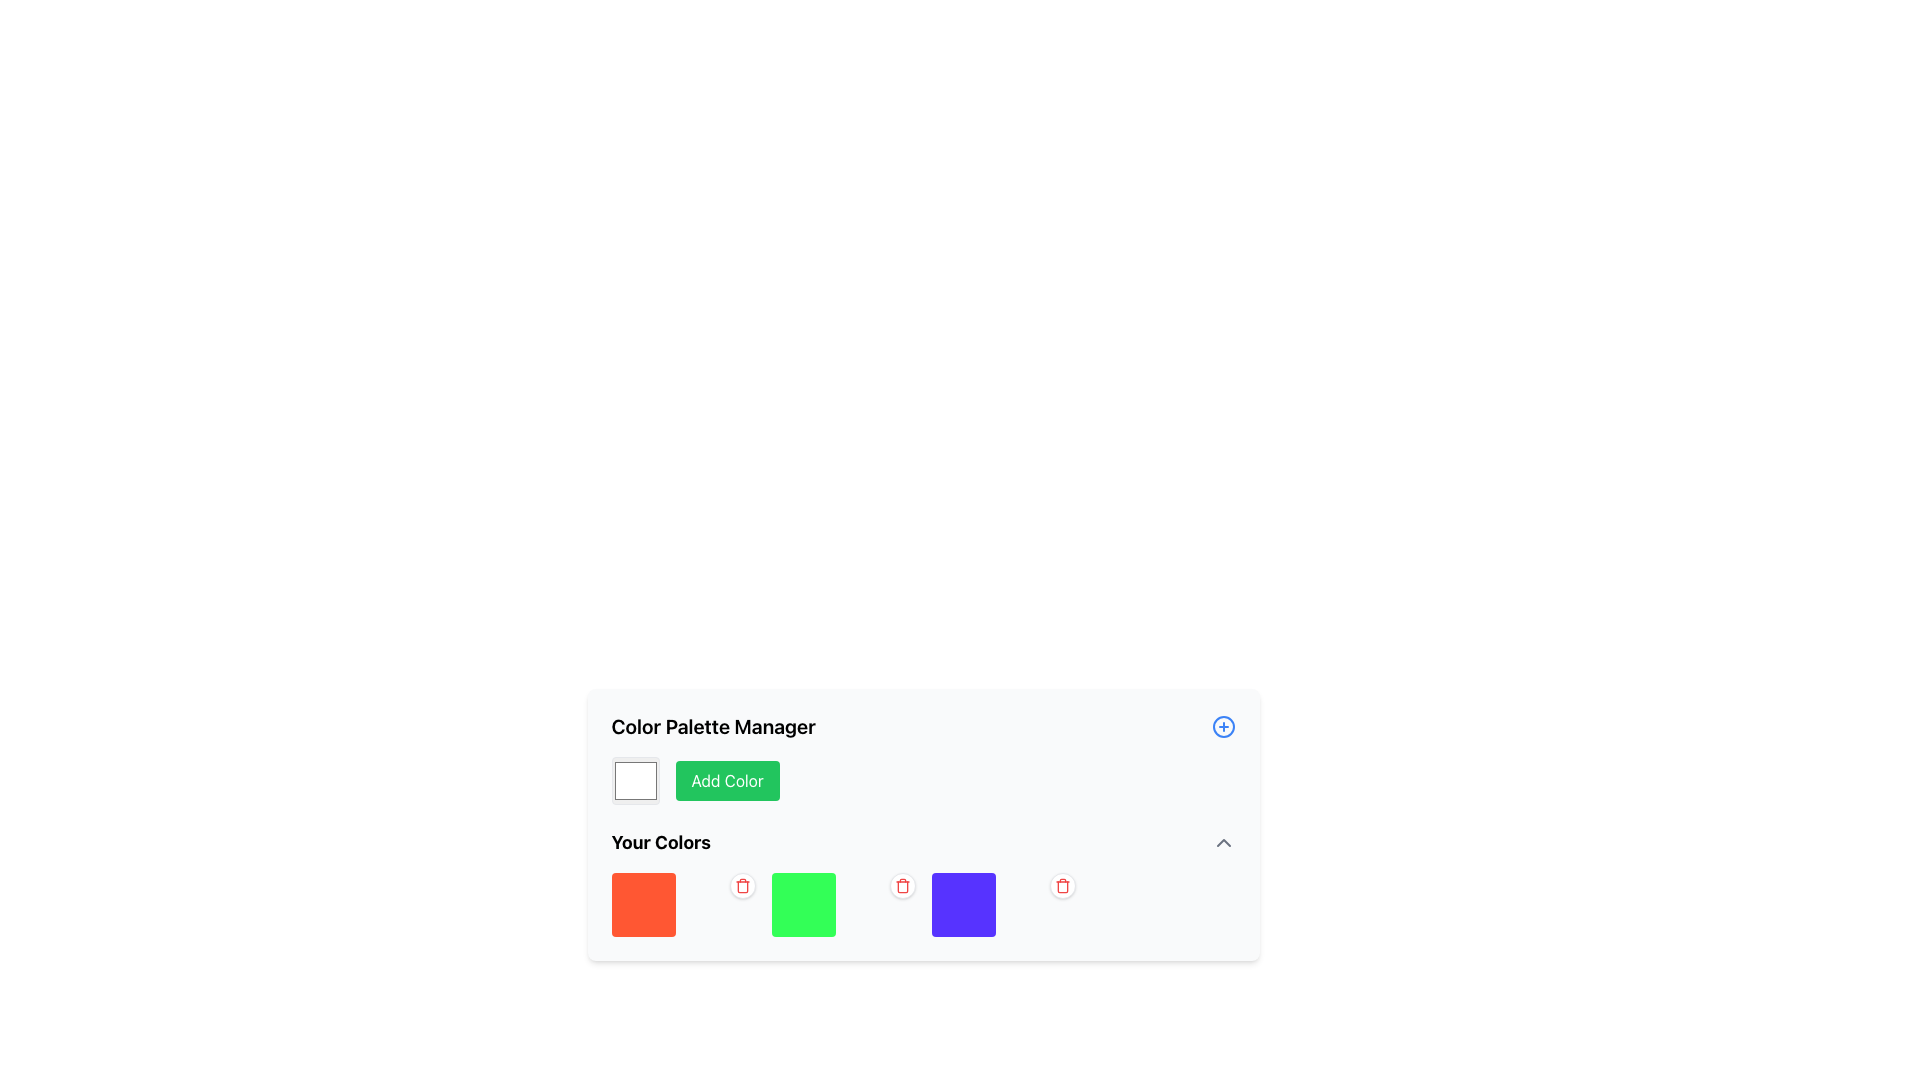 This screenshot has width=1920, height=1080. I want to click on the green color swatch, which is the second block in the 'Your Colors' section, so click(803, 905).